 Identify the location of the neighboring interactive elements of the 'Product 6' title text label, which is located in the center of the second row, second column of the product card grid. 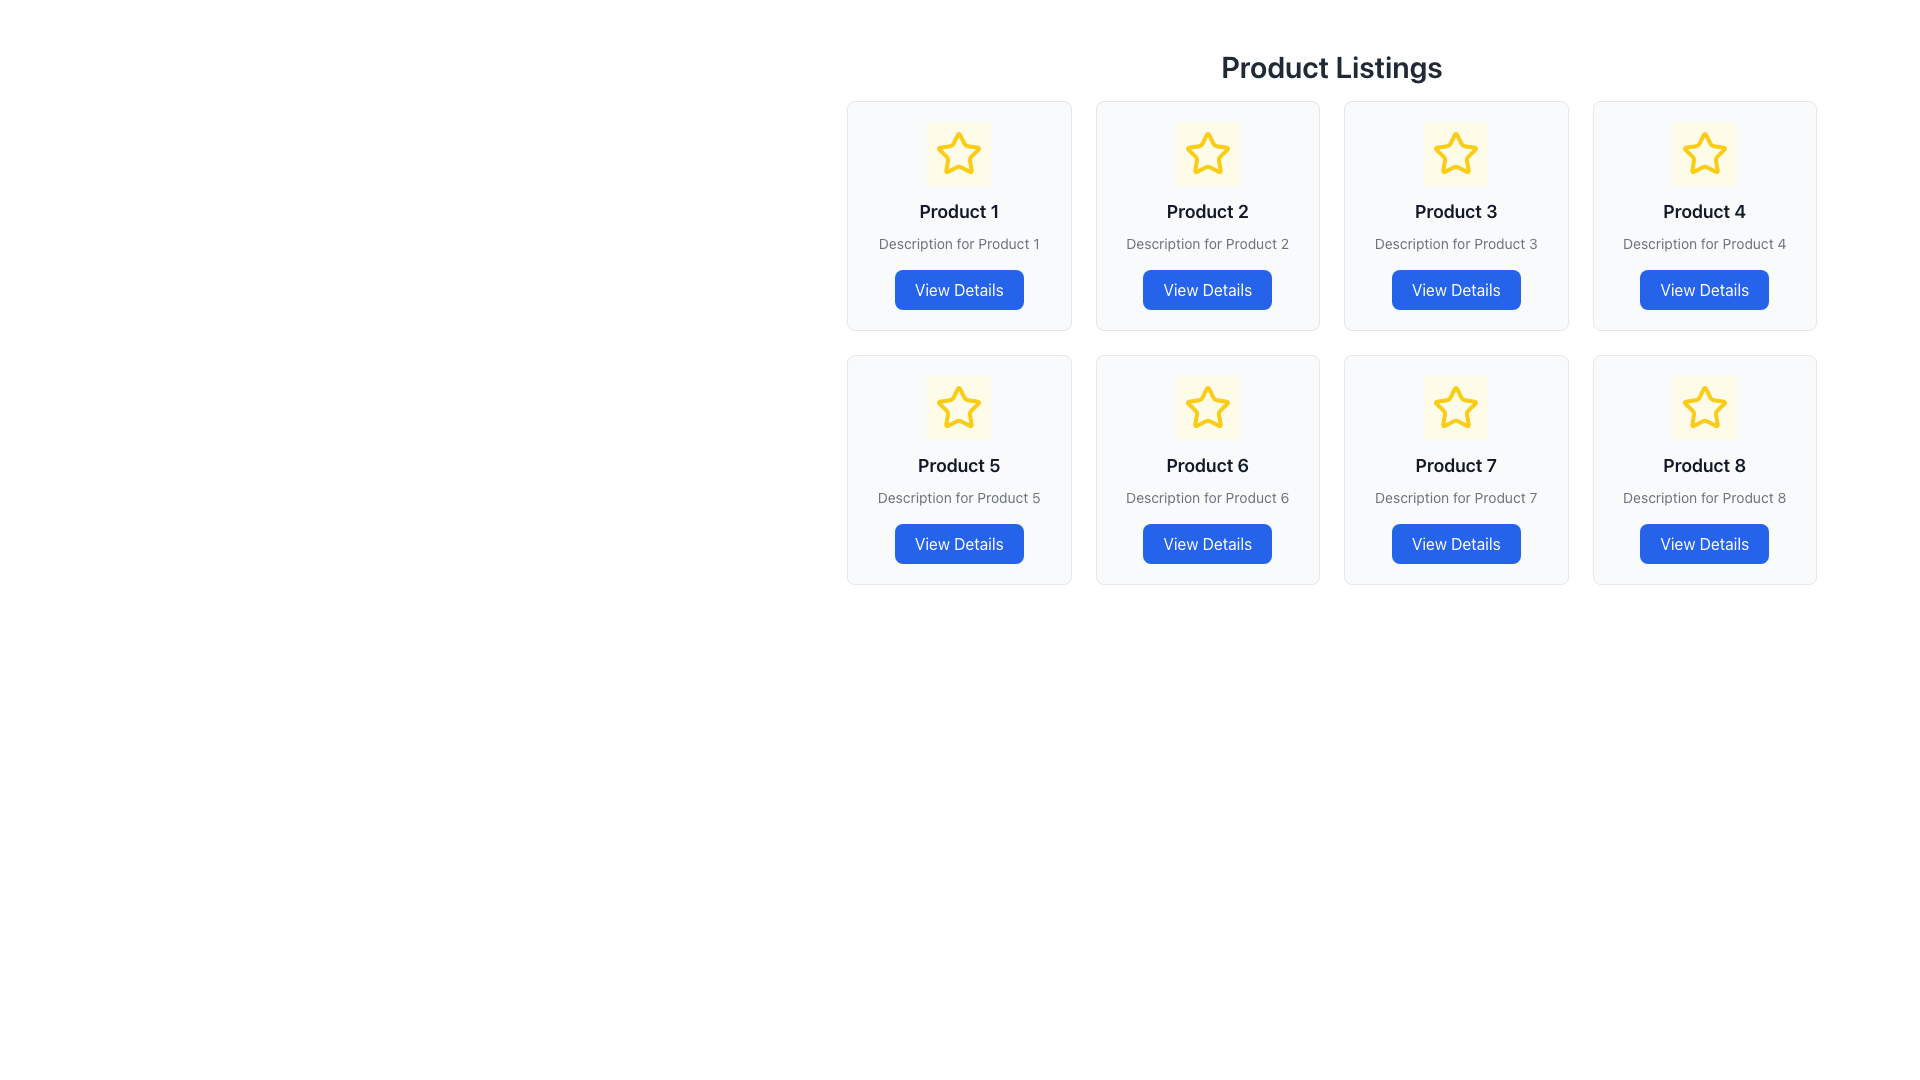
(1206, 466).